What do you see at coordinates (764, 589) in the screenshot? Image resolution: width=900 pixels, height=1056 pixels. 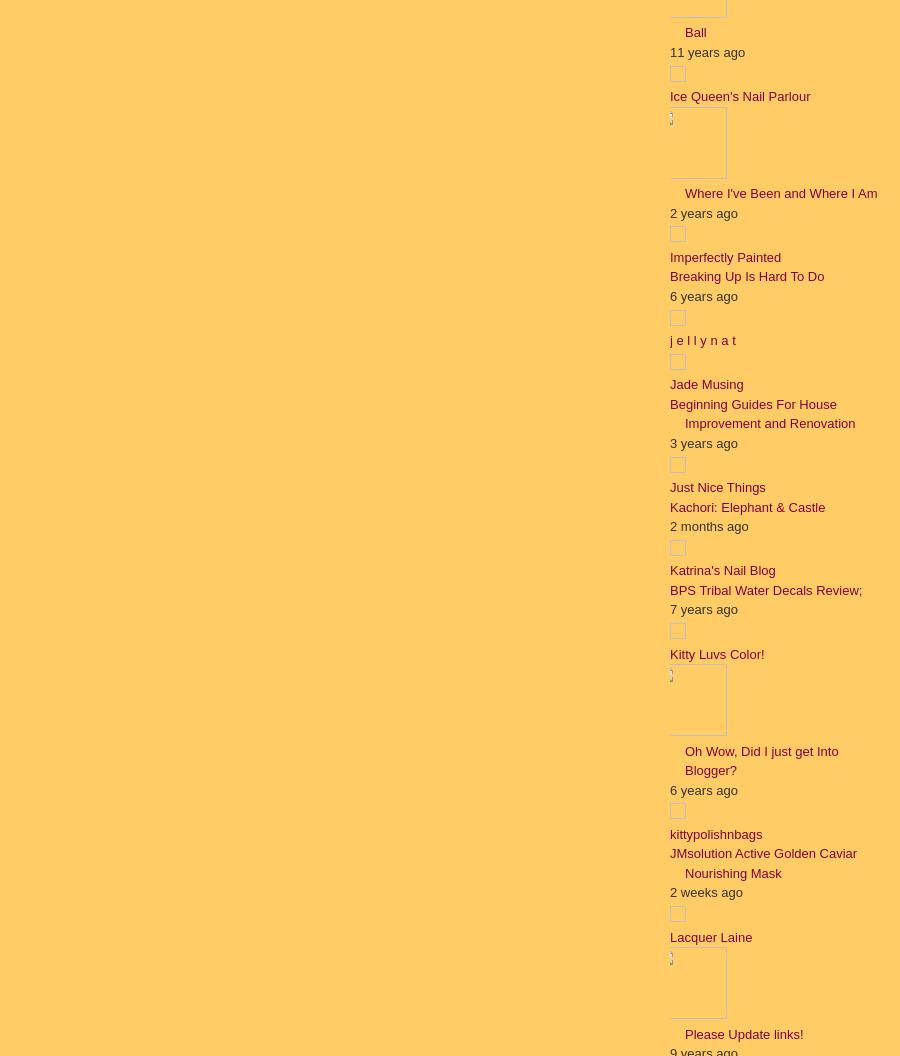 I see `'BPS Tribal Water Decals Review;'` at bounding box center [764, 589].